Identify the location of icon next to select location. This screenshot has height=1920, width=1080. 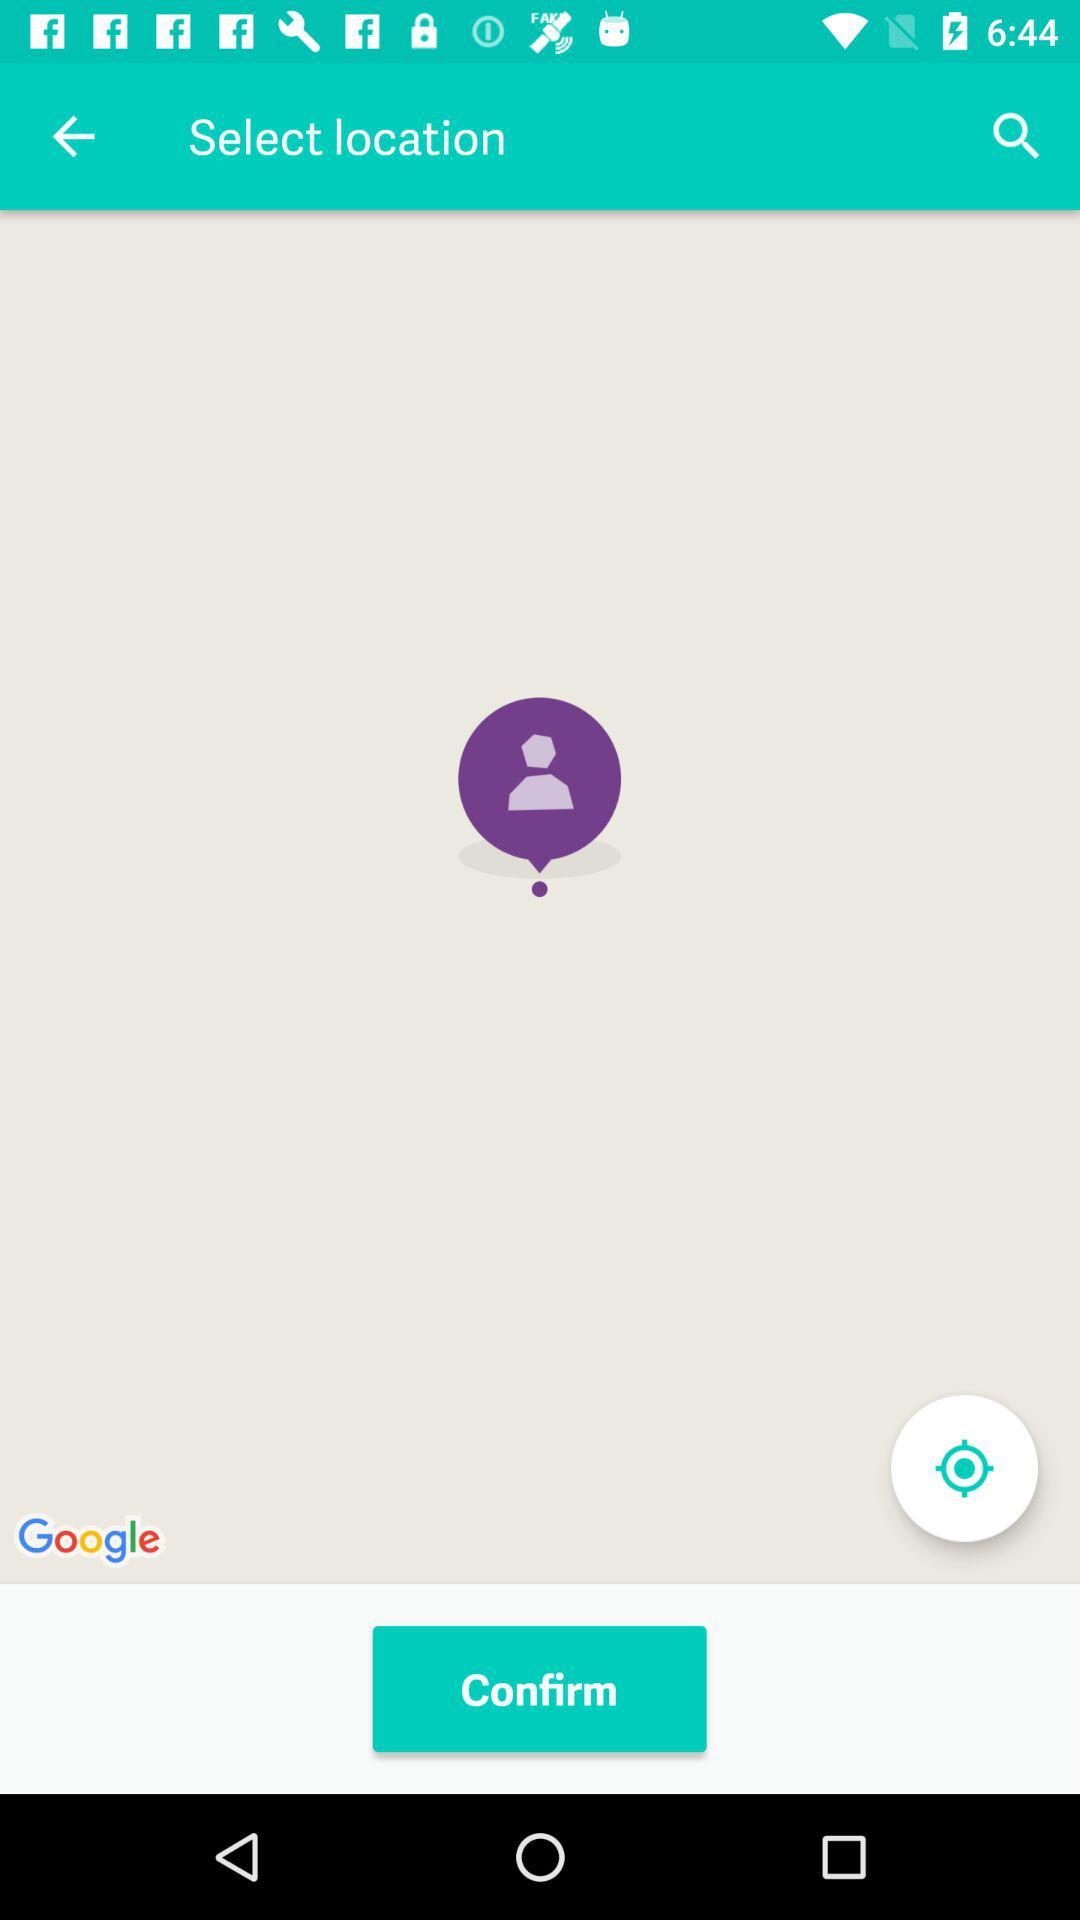
(72, 135).